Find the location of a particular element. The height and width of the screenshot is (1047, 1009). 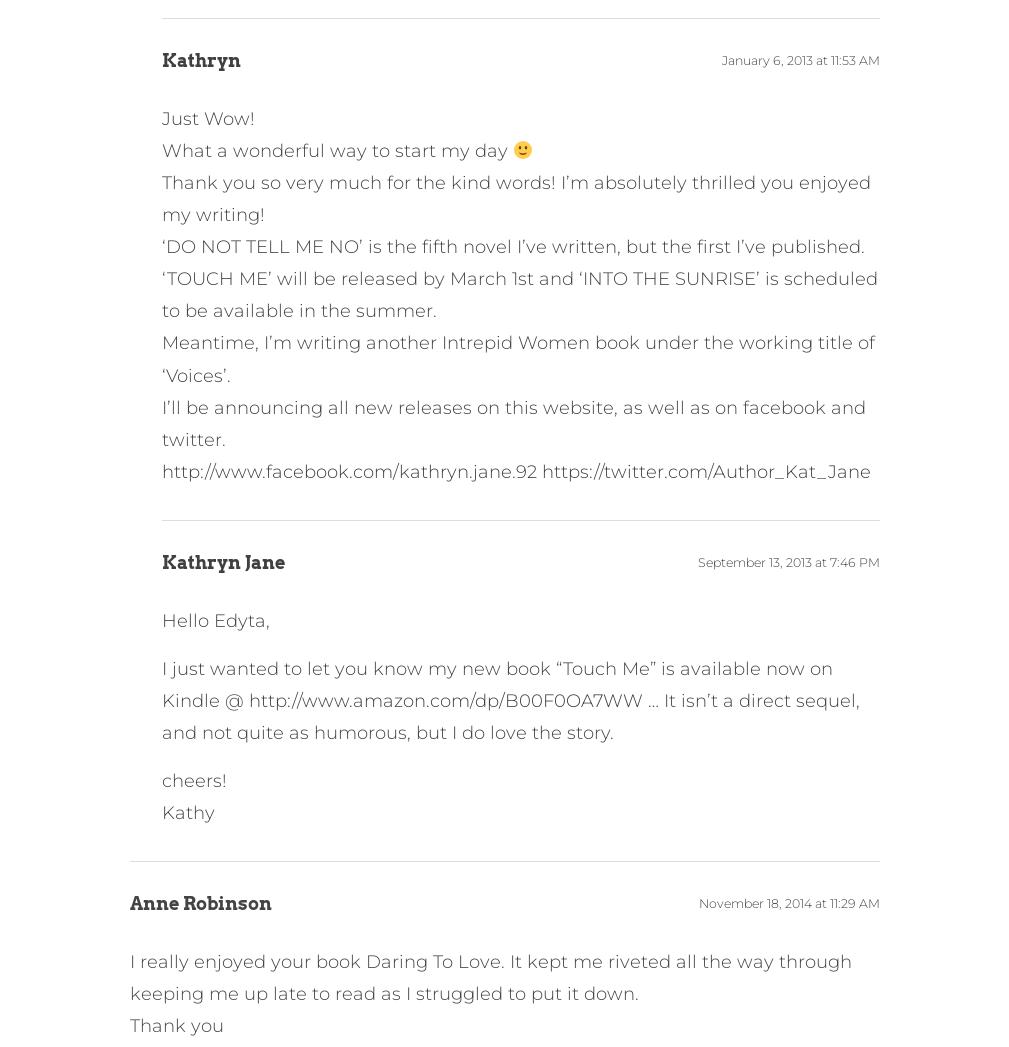

'Just Wow!' is located at coordinates (206, 118).